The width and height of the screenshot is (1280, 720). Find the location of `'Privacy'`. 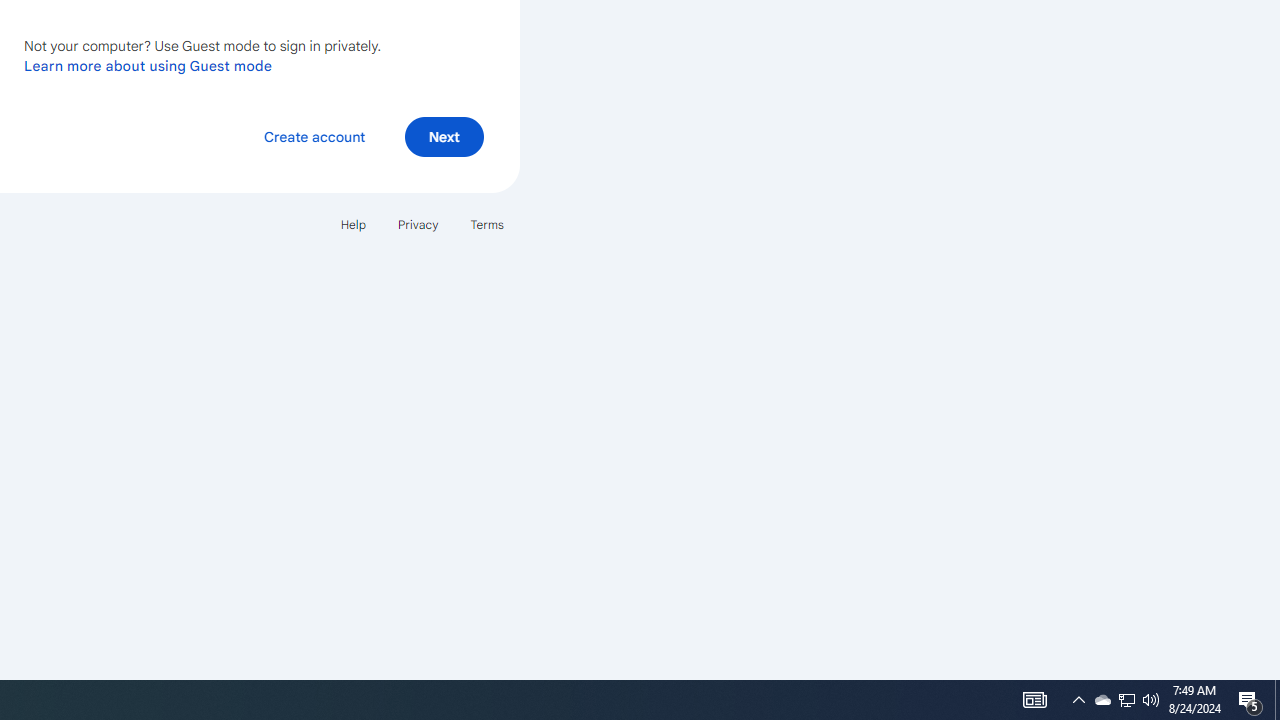

'Privacy' is located at coordinates (416, 224).